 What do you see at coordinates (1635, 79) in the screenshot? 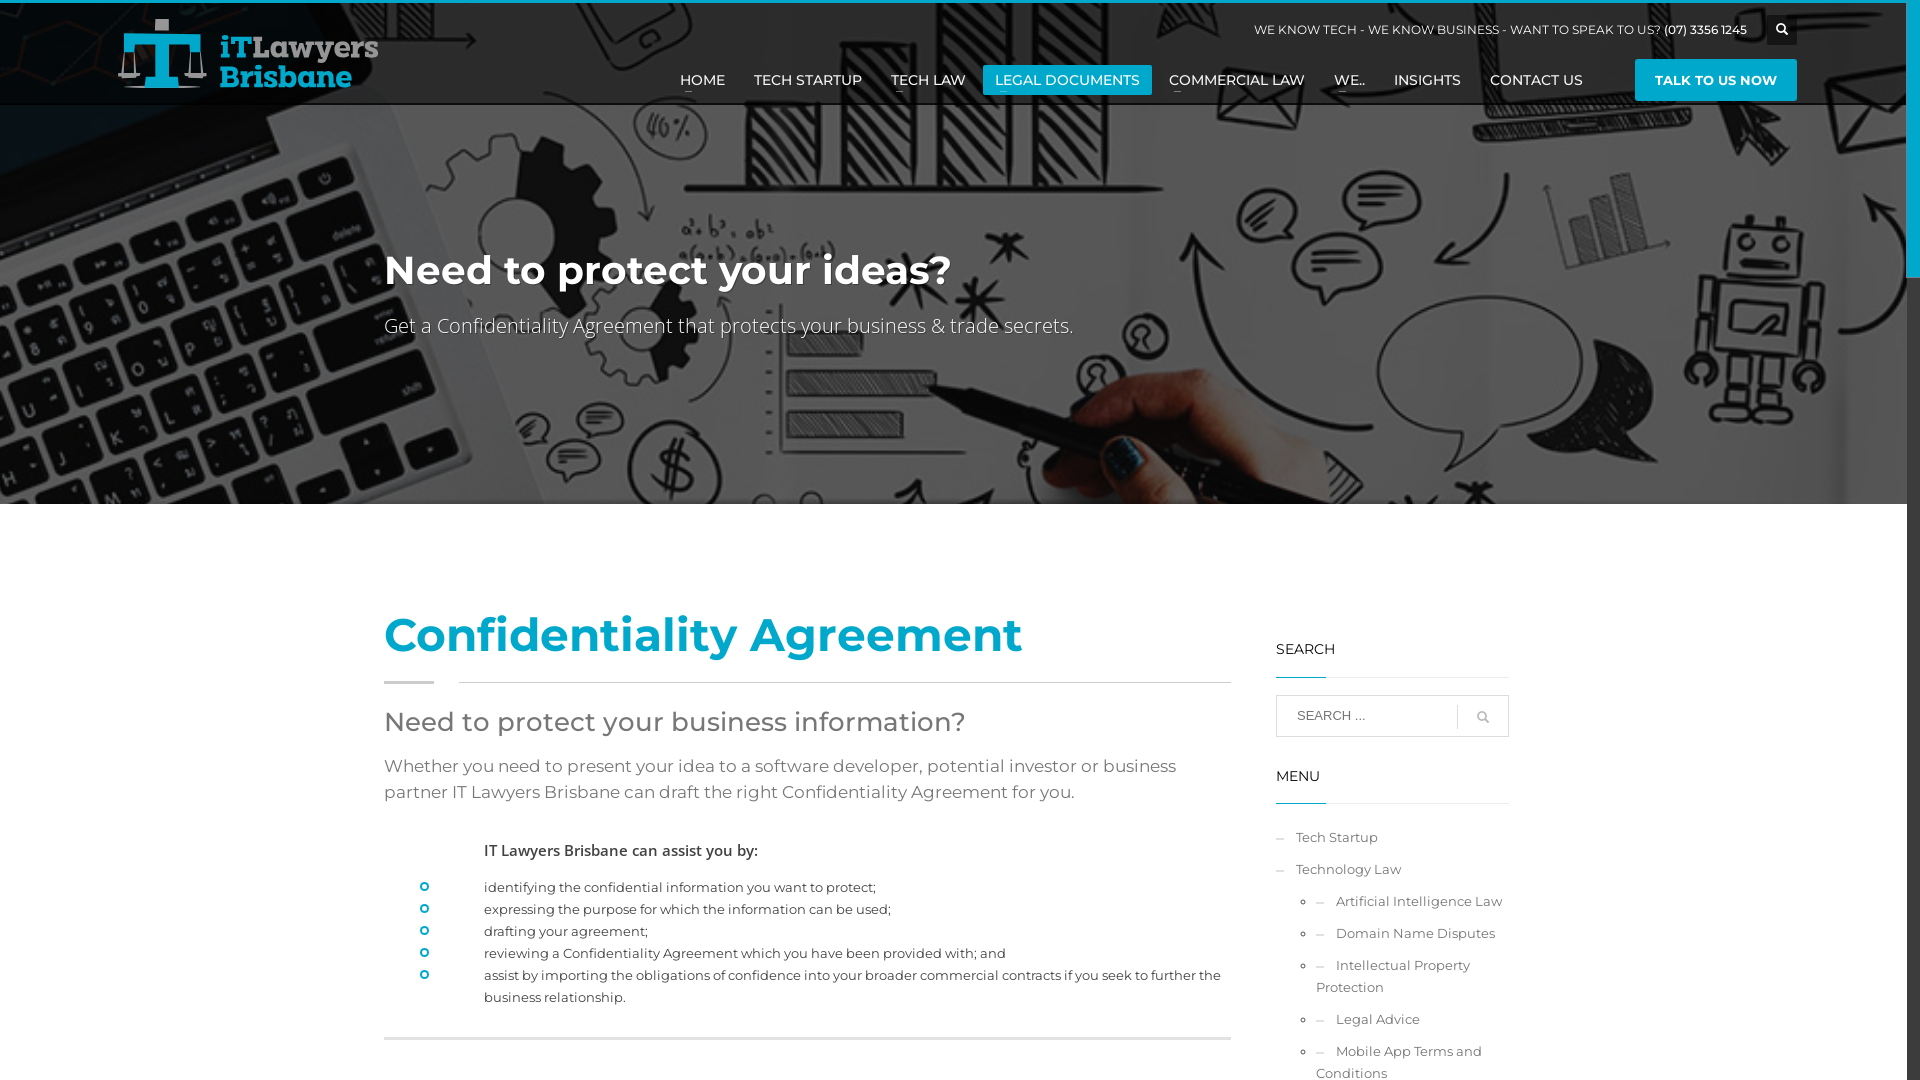
I see `'TALK TO US NOW'` at bounding box center [1635, 79].